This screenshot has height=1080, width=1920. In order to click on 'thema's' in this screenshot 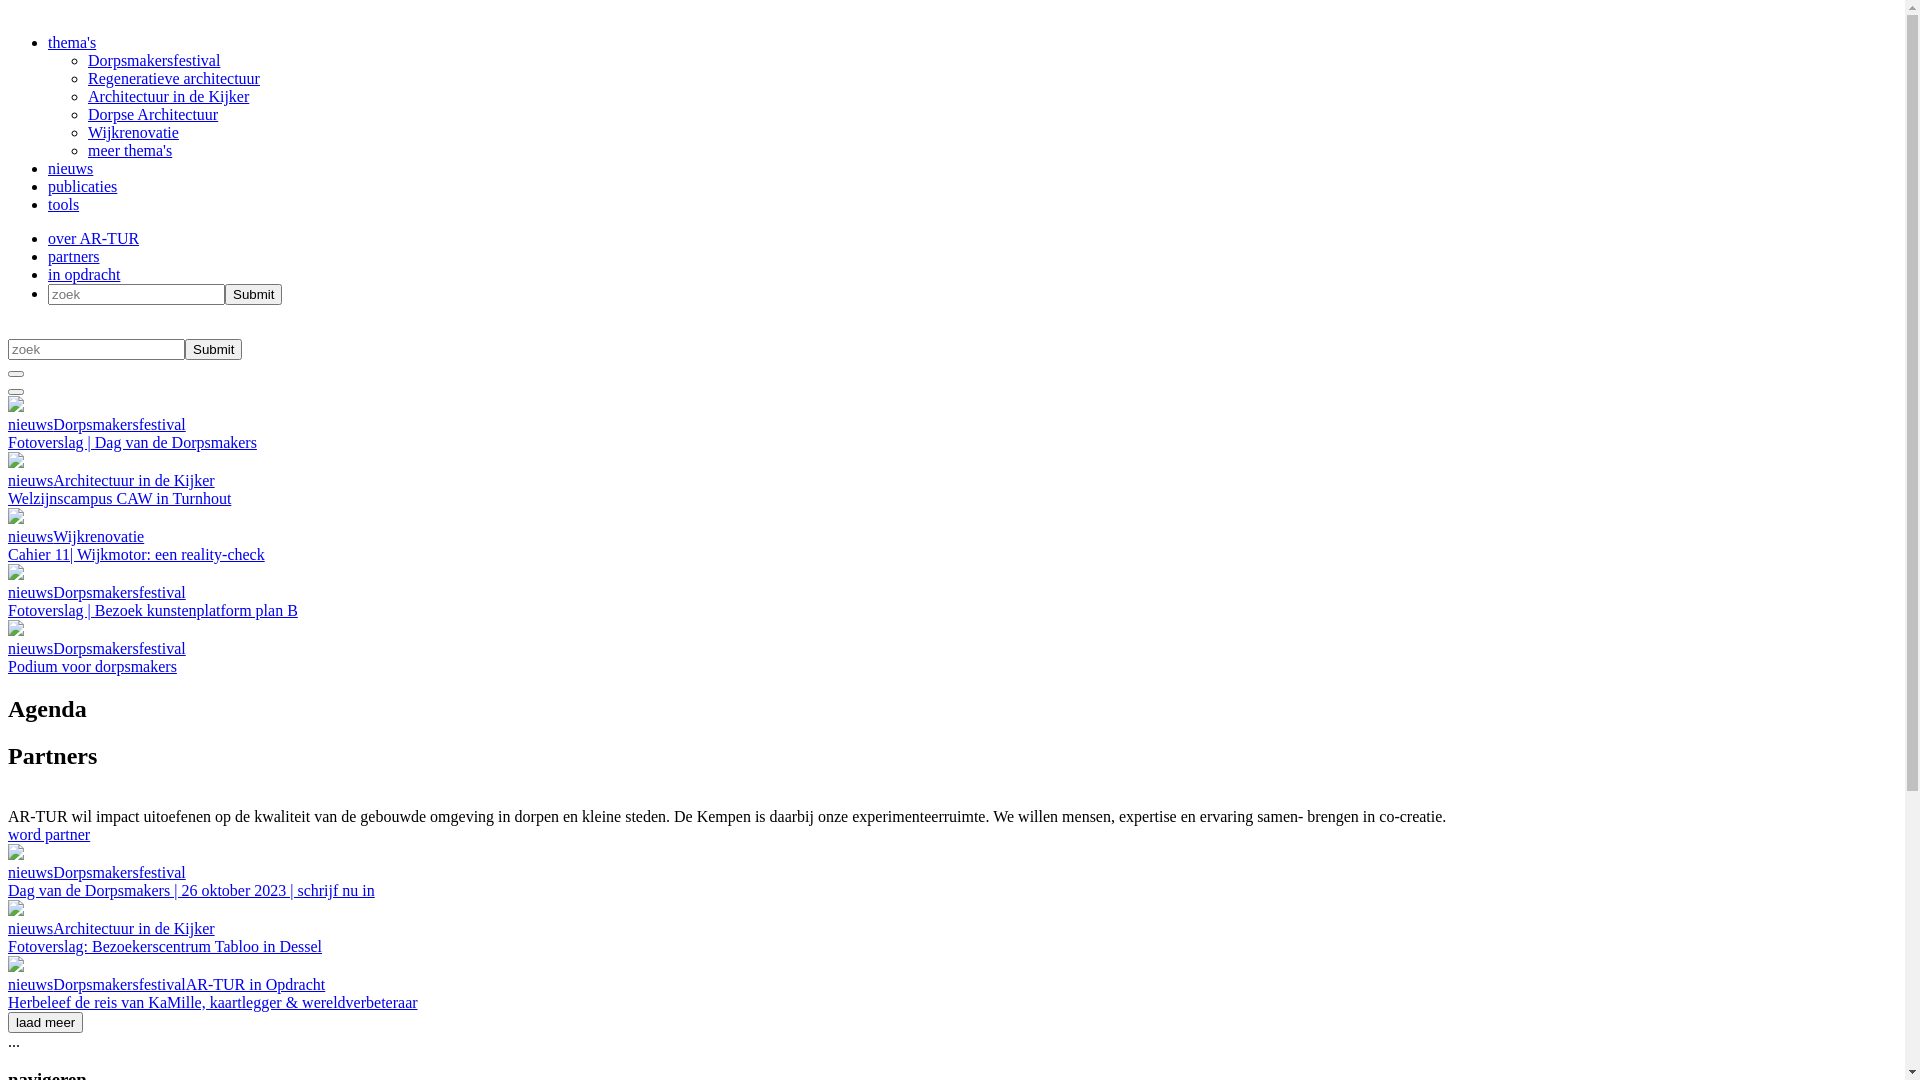, I will do `click(72, 42)`.